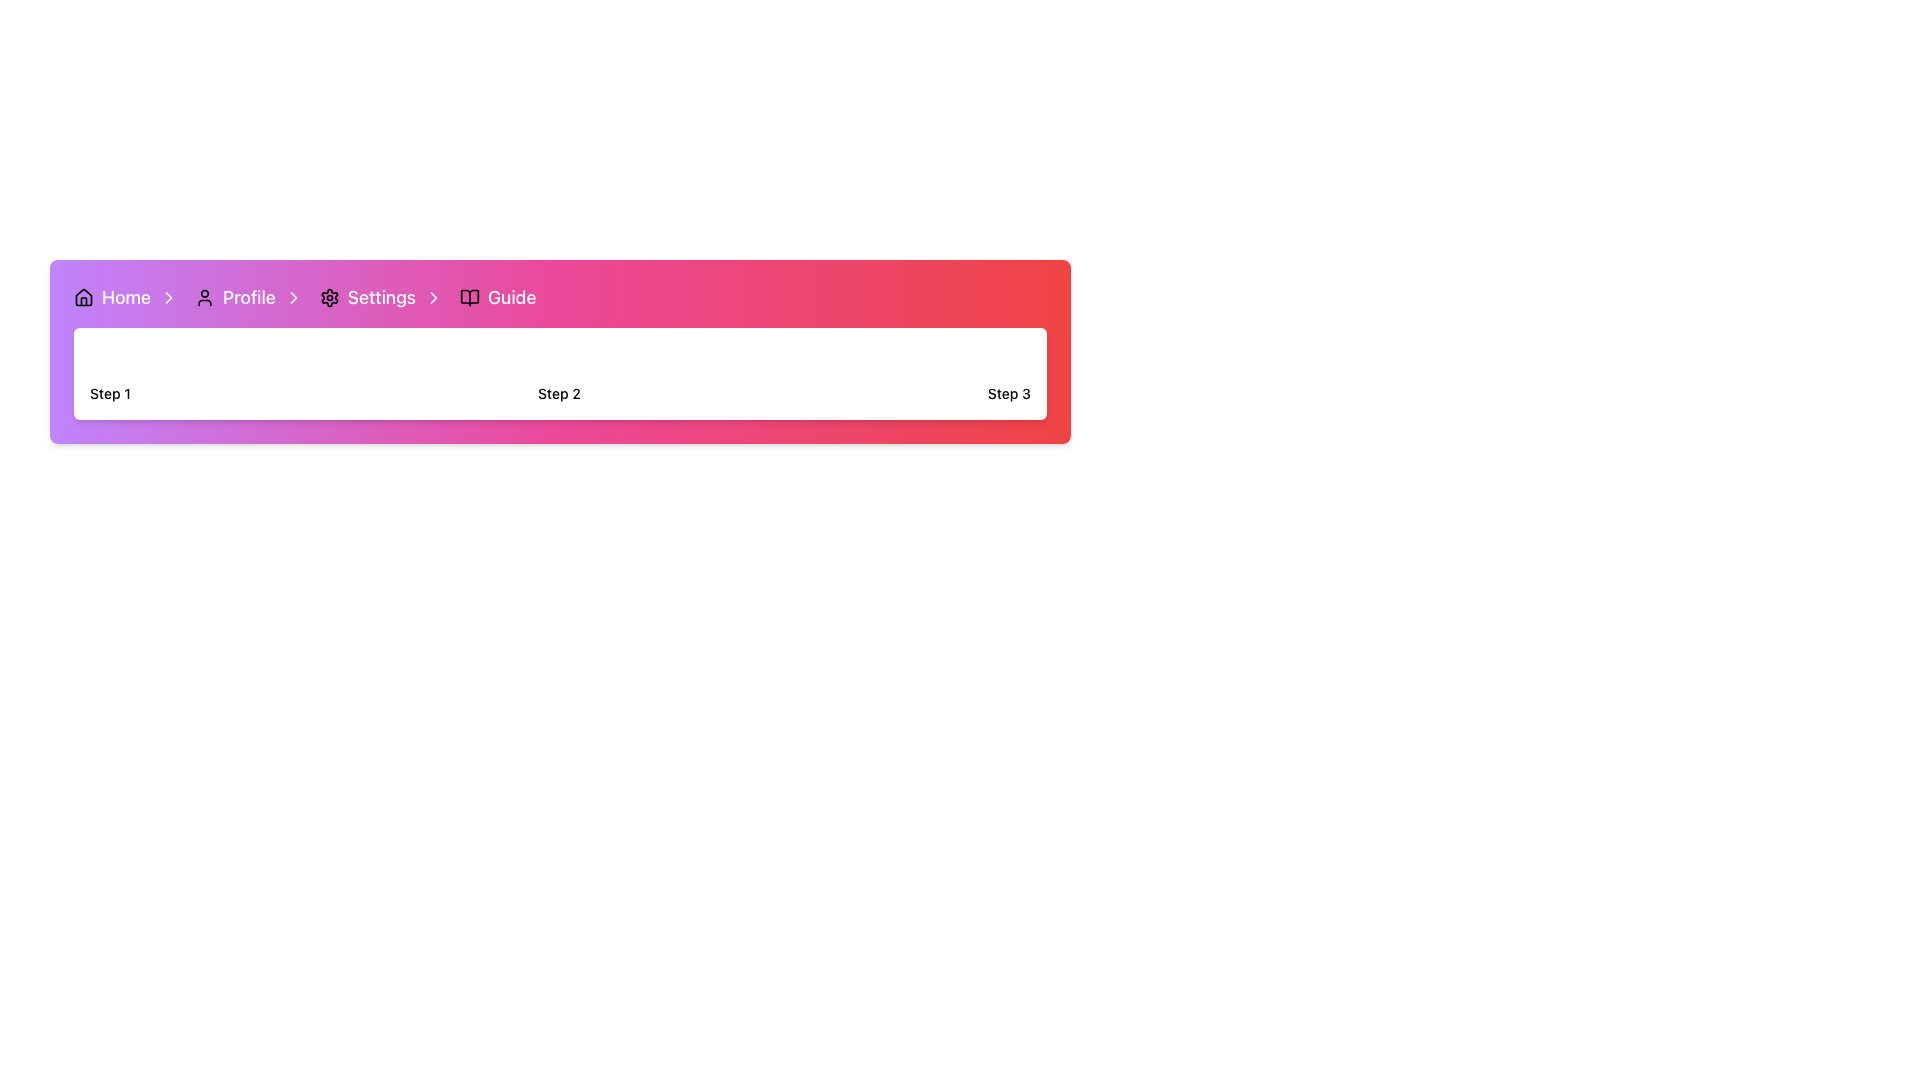 The image size is (1920, 1080). What do you see at coordinates (248, 297) in the screenshot?
I see `the second navigation item that allows access to the Profile section for accessibility navigation` at bounding box center [248, 297].